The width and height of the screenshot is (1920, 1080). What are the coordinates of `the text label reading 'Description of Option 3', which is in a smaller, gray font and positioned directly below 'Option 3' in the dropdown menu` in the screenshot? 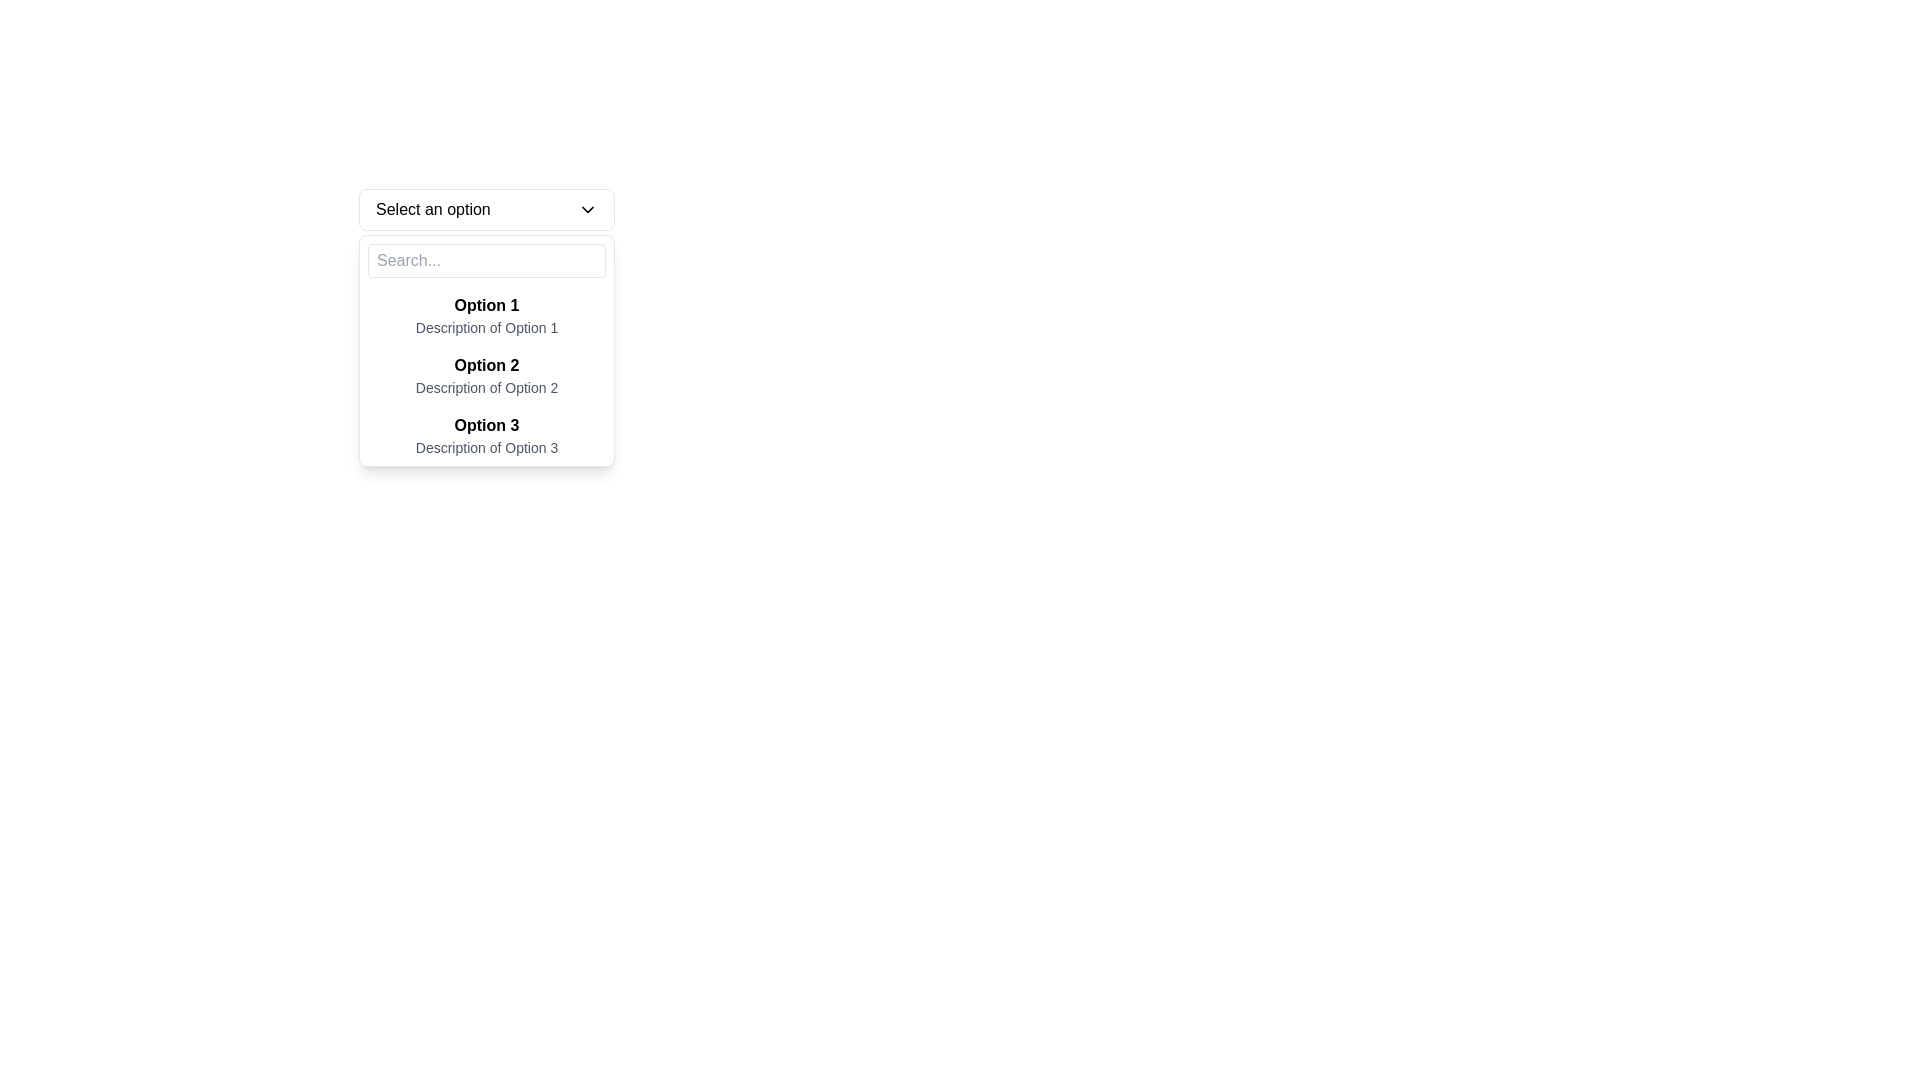 It's located at (486, 446).